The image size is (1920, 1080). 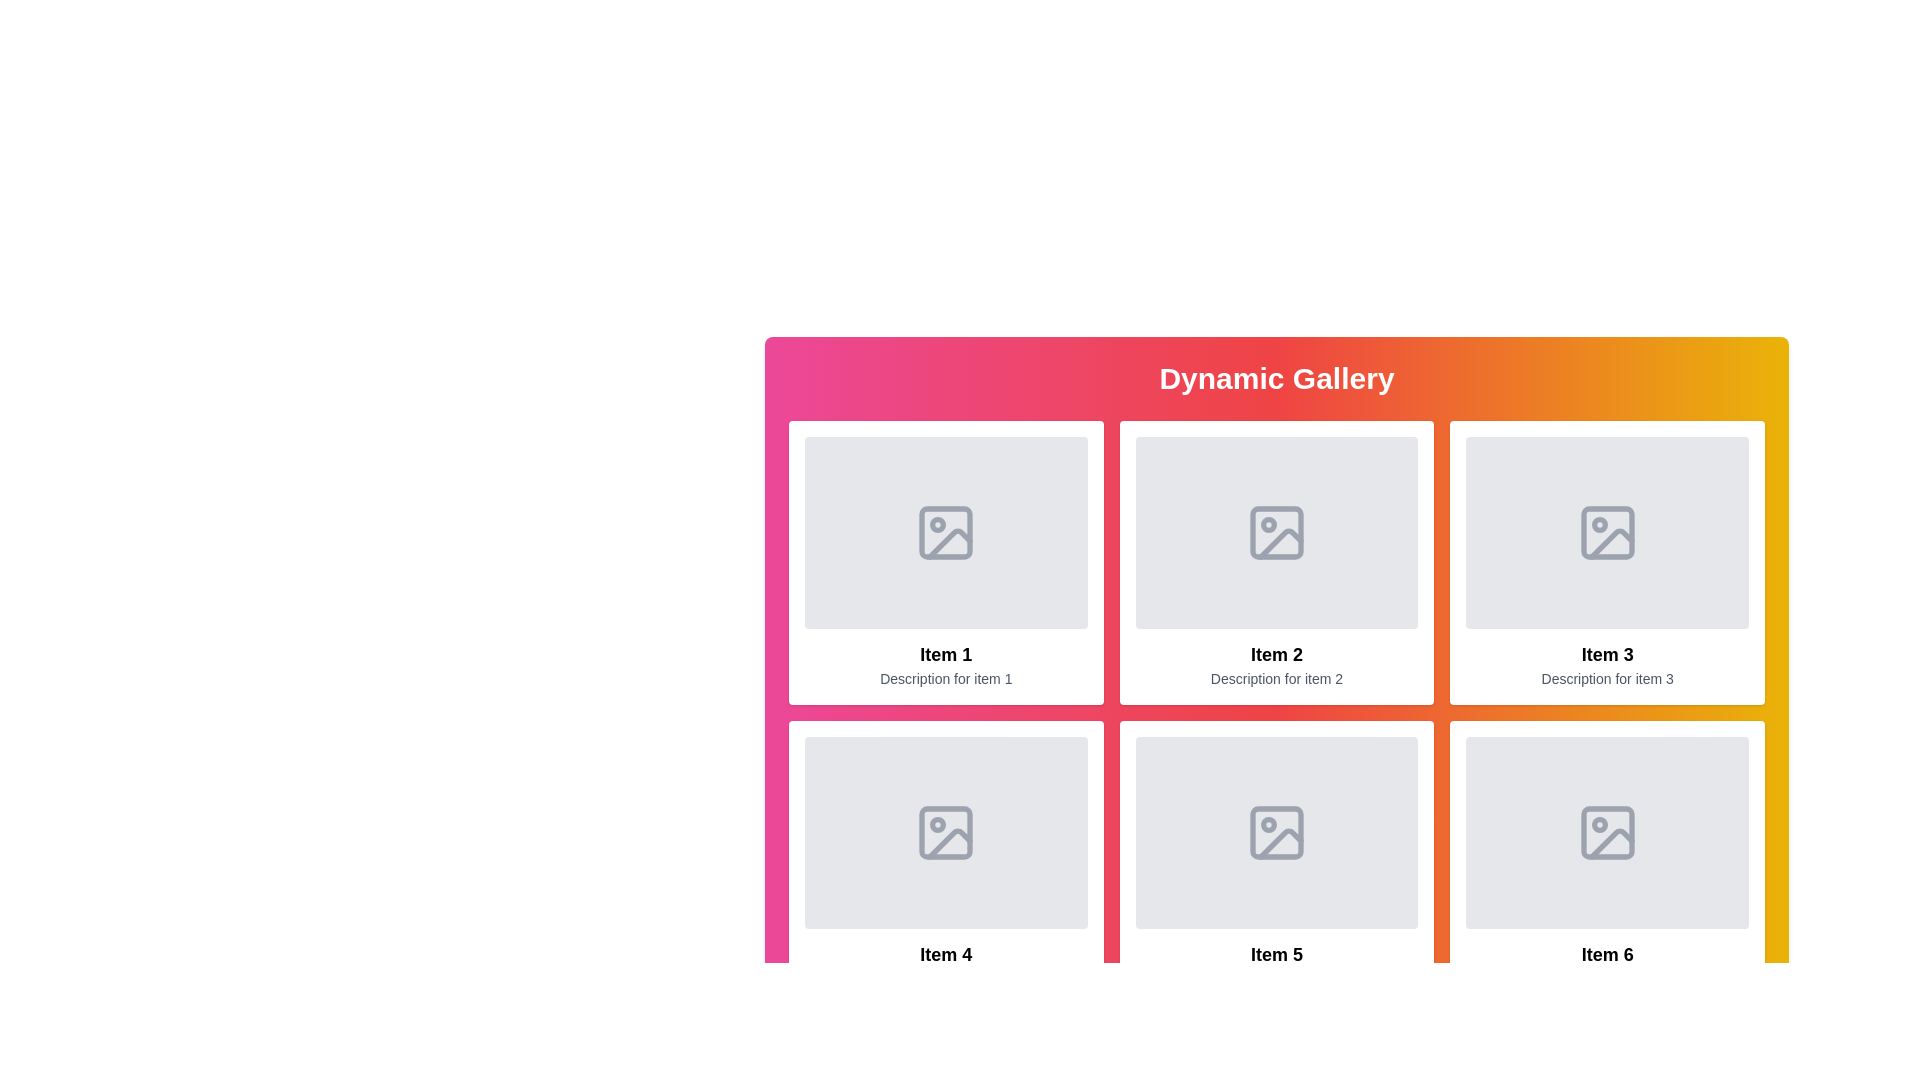 I want to click on the outlined image icon located in the second column of the top row beneath 'Item 2', so click(x=1275, y=531).